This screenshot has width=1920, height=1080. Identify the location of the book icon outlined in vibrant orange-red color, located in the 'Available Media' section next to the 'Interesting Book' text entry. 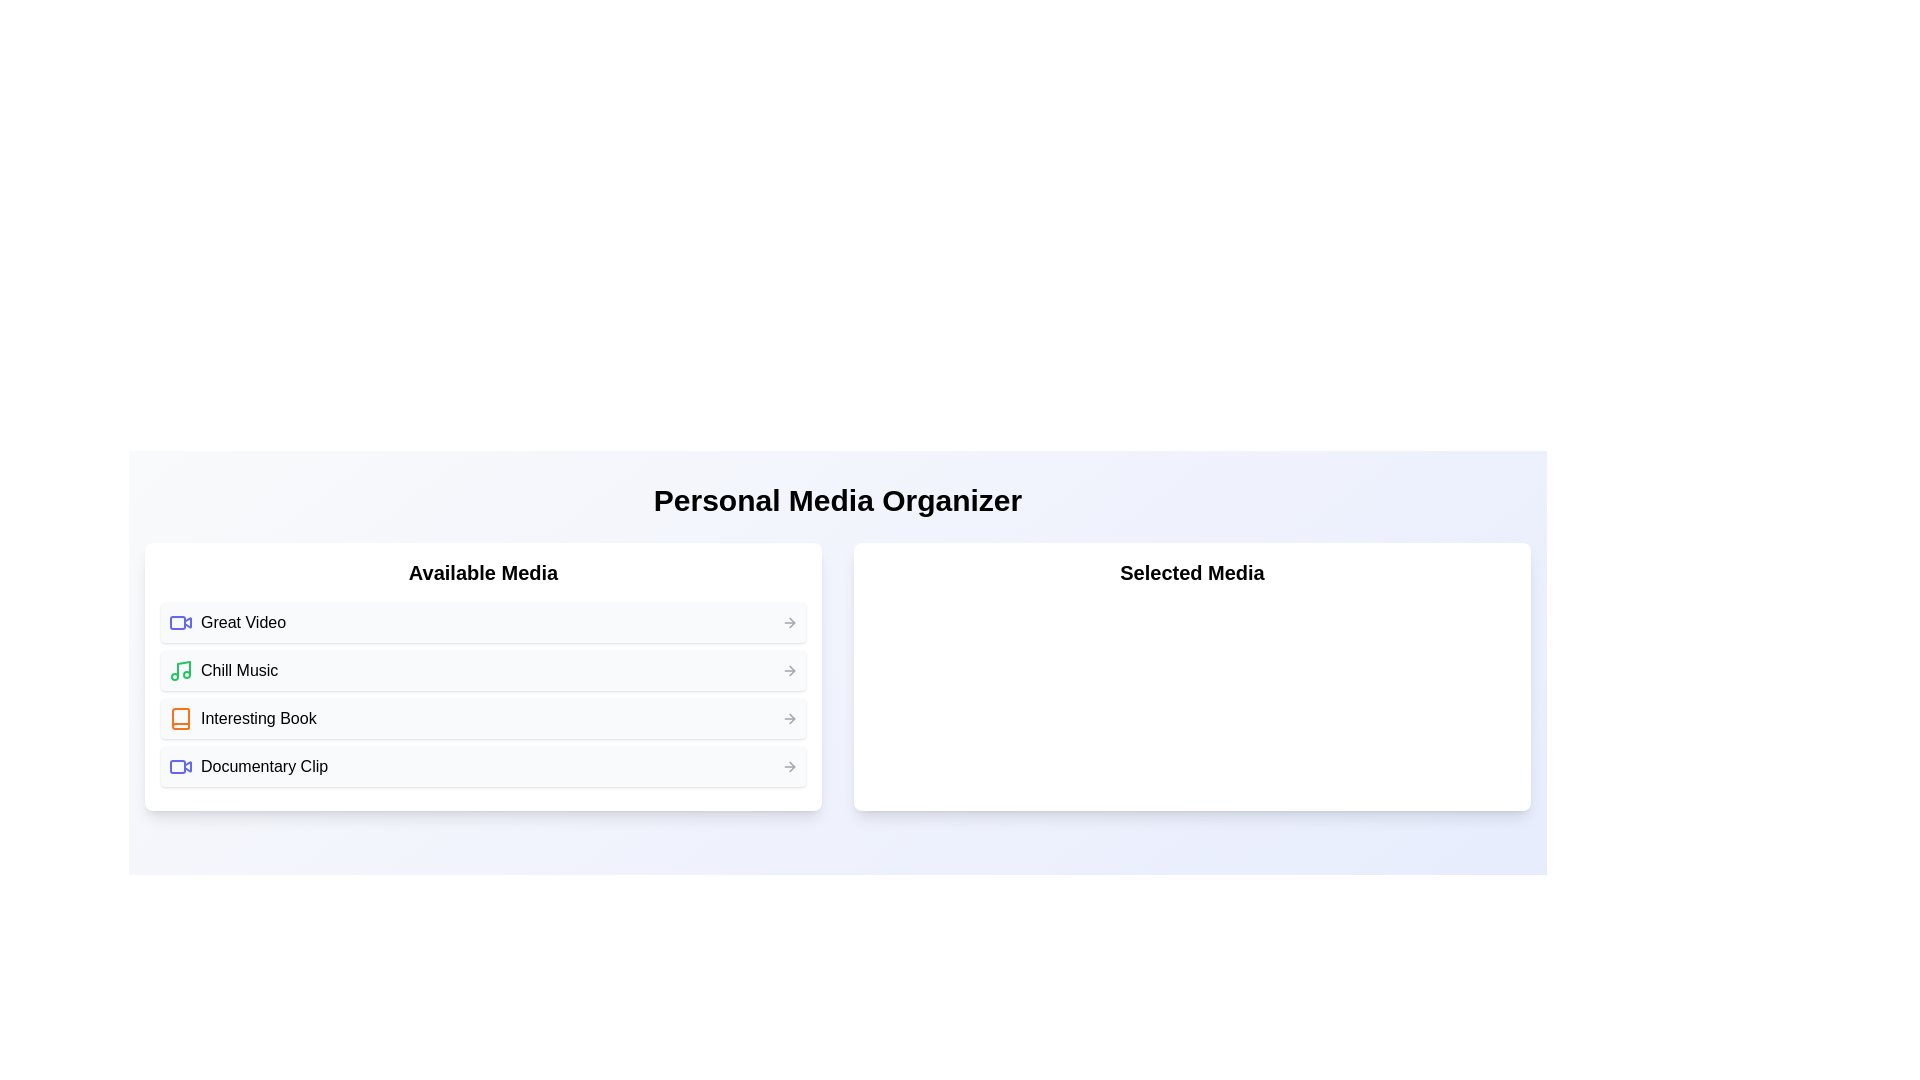
(181, 717).